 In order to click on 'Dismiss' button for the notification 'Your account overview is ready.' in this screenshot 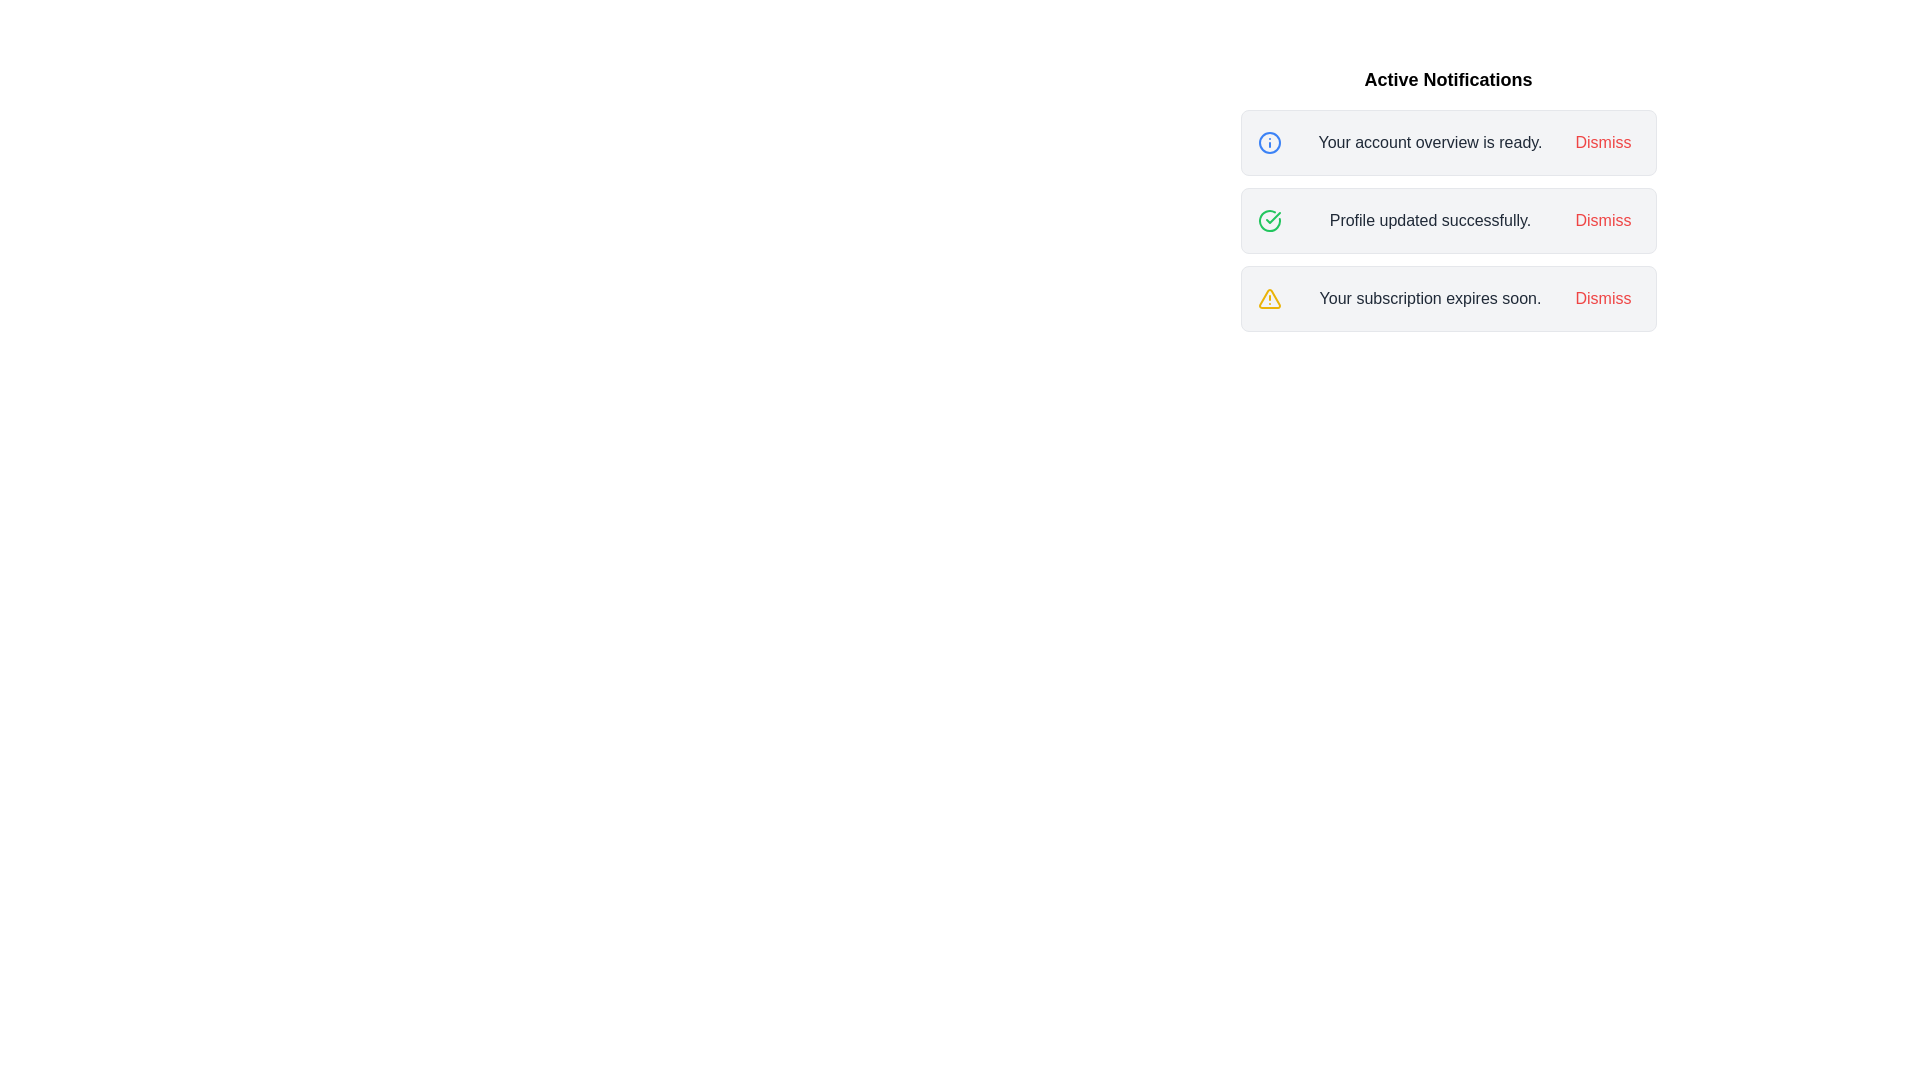, I will do `click(1603, 141)`.